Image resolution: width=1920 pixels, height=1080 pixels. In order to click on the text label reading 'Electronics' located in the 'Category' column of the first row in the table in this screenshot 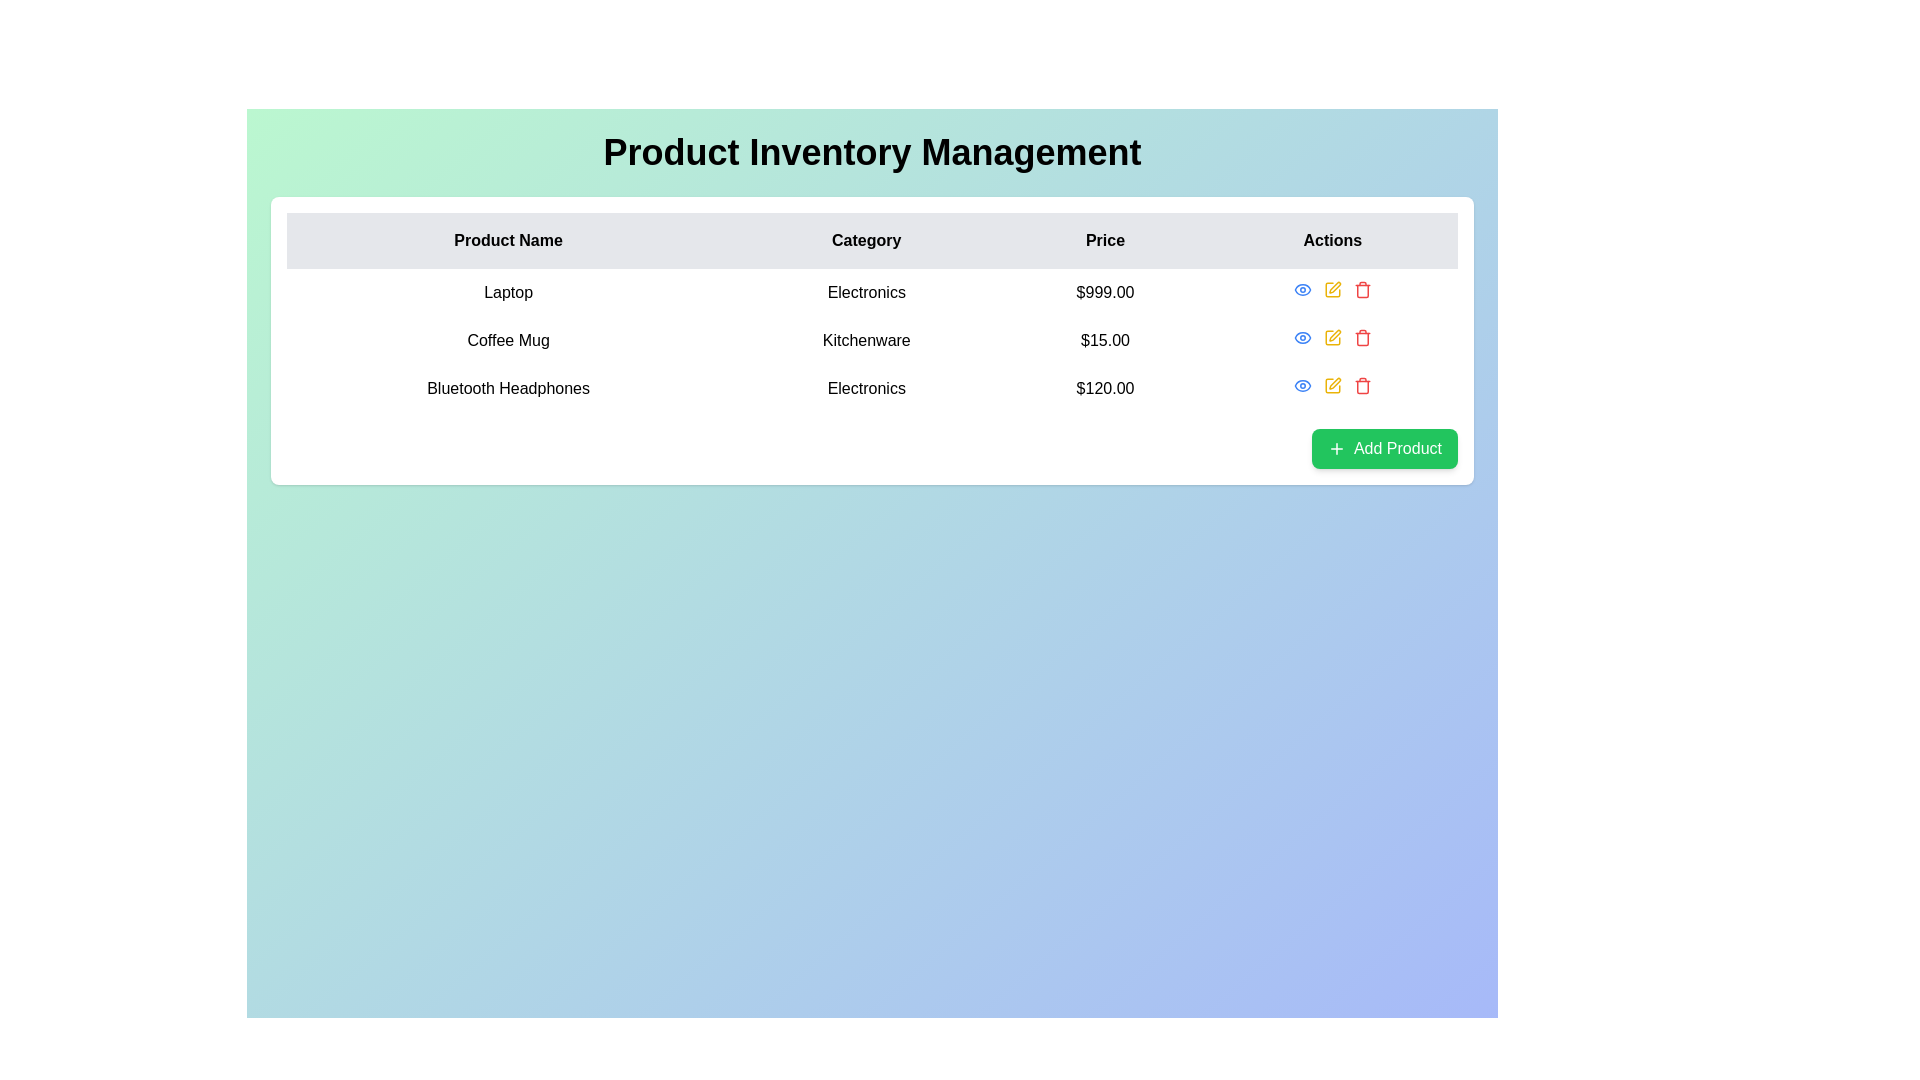, I will do `click(866, 293)`.